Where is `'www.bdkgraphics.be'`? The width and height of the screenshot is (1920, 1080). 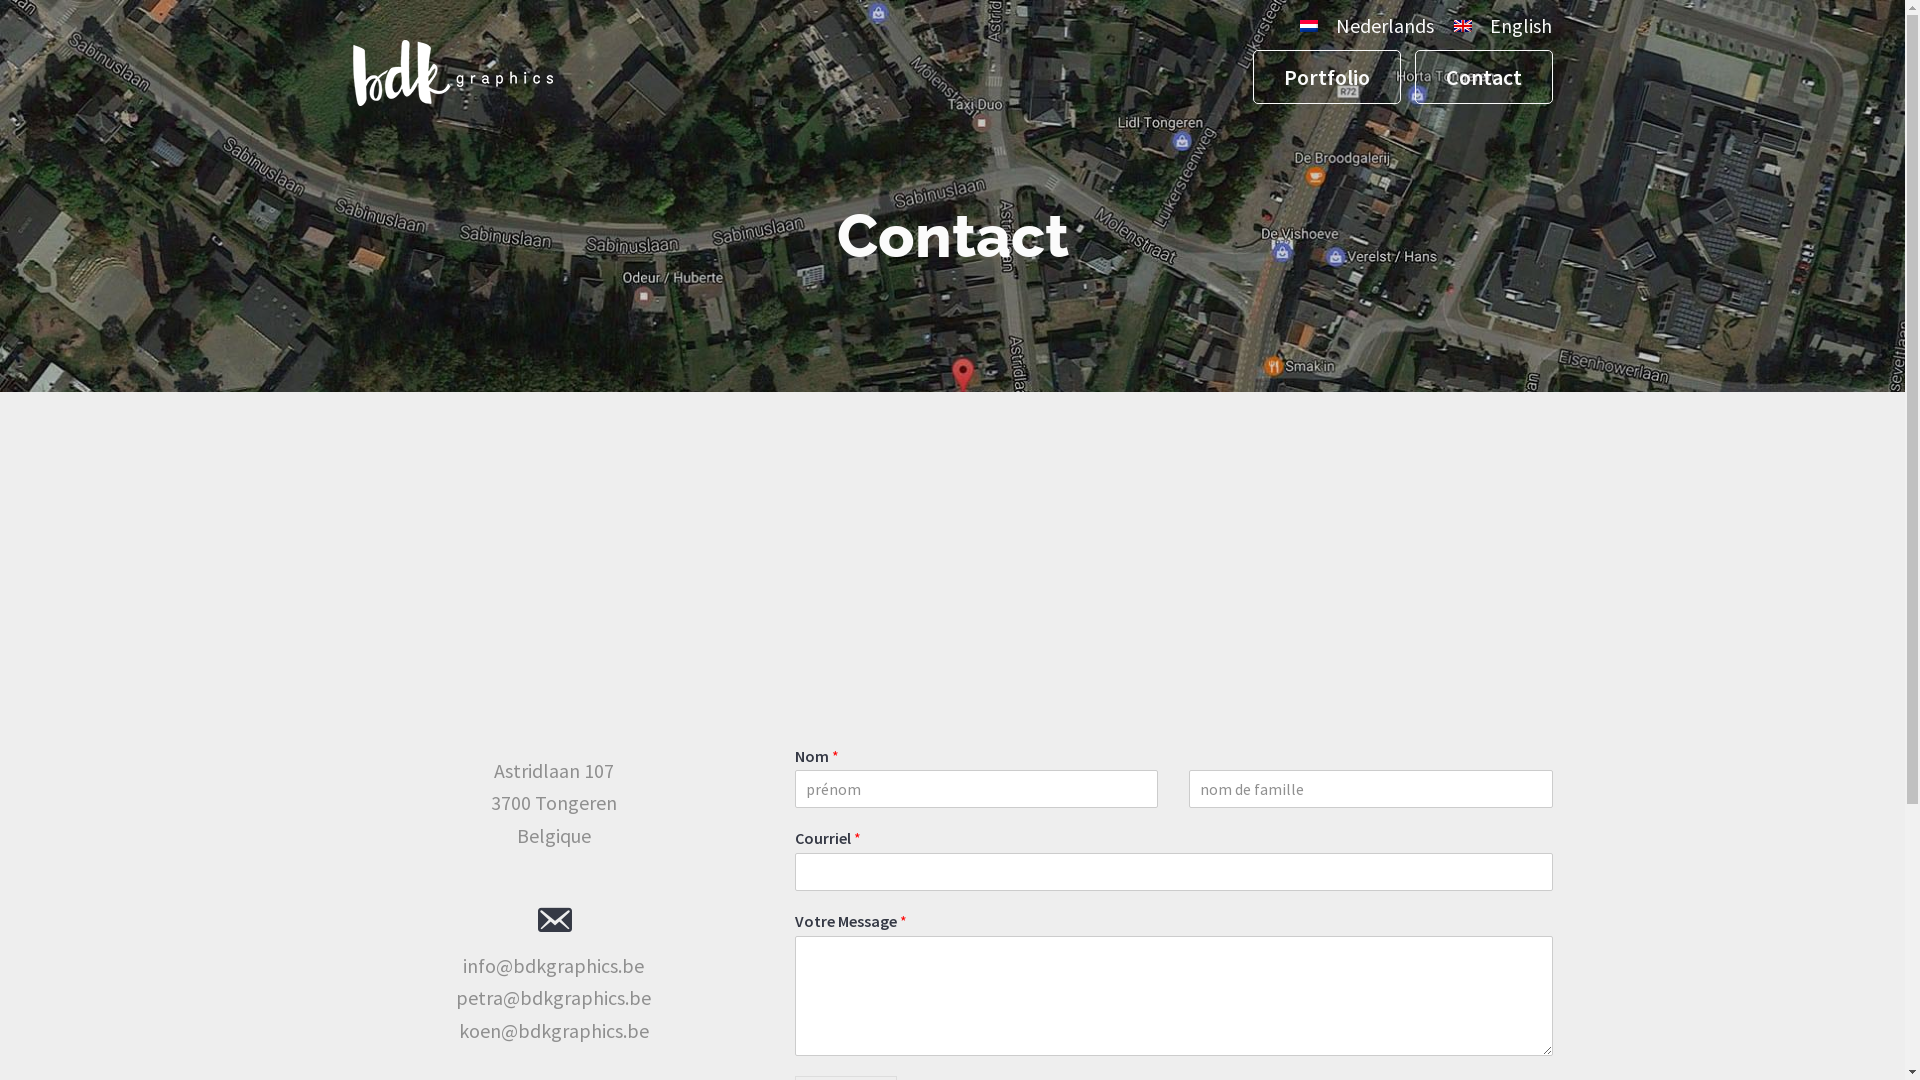 'www.bdkgraphics.be' is located at coordinates (450, 95).